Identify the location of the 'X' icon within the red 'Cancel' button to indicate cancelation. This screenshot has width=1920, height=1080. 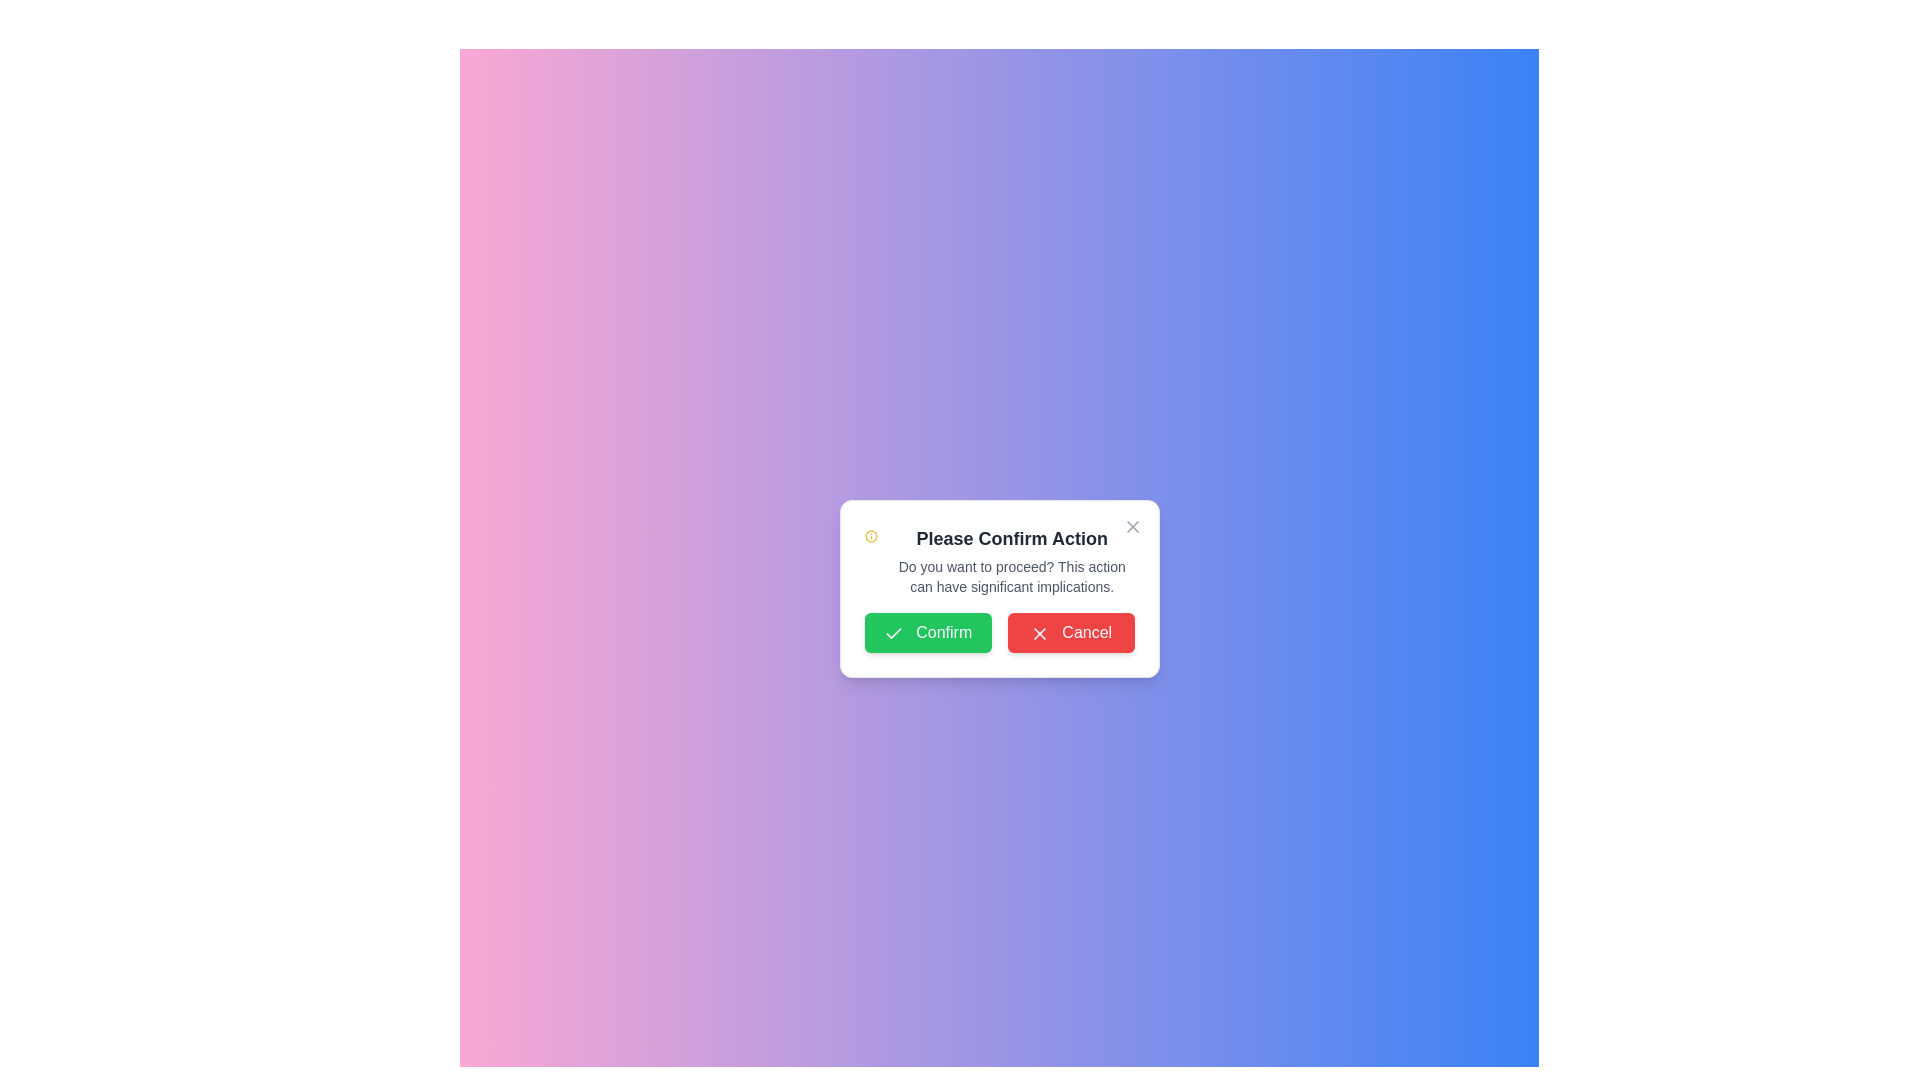
(1039, 633).